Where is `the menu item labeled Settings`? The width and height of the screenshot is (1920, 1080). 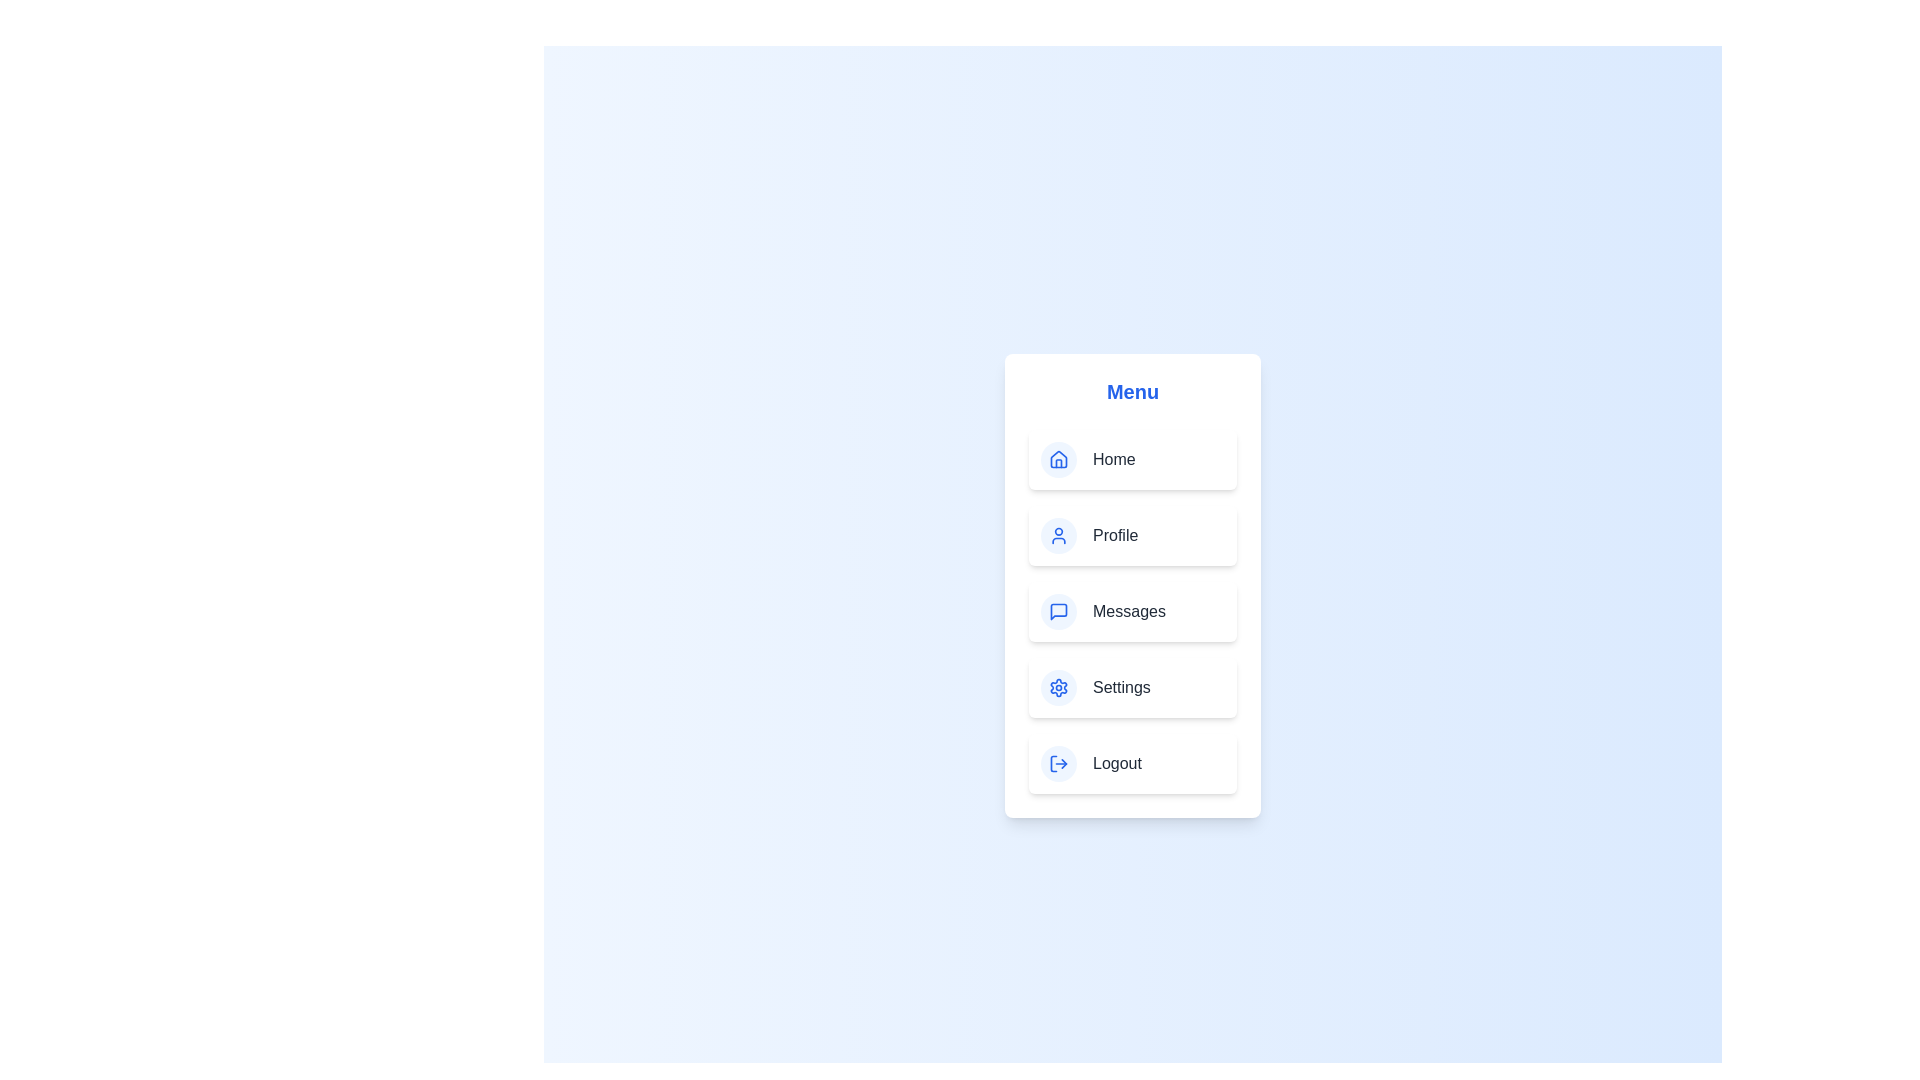 the menu item labeled Settings is located at coordinates (1132, 686).